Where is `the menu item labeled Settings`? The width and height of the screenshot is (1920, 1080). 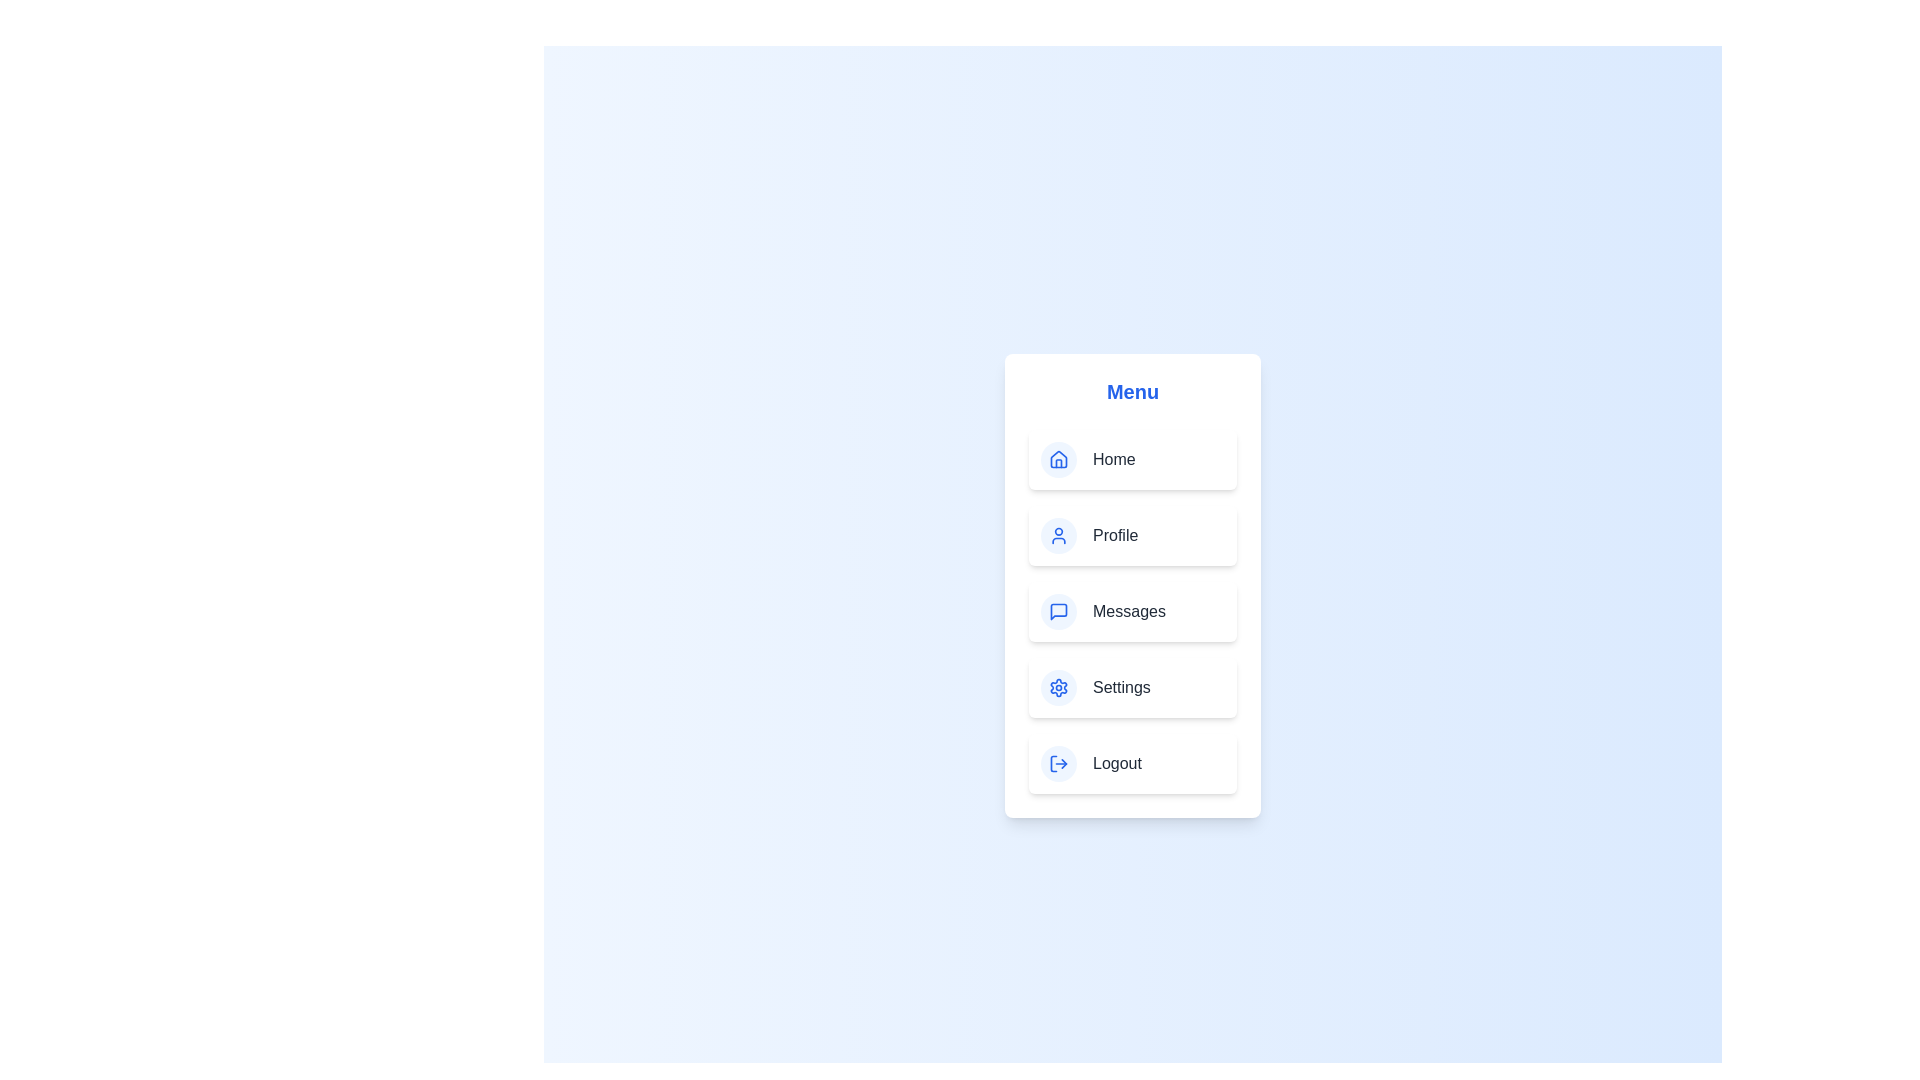 the menu item labeled Settings is located at coordinates (1132, 686).